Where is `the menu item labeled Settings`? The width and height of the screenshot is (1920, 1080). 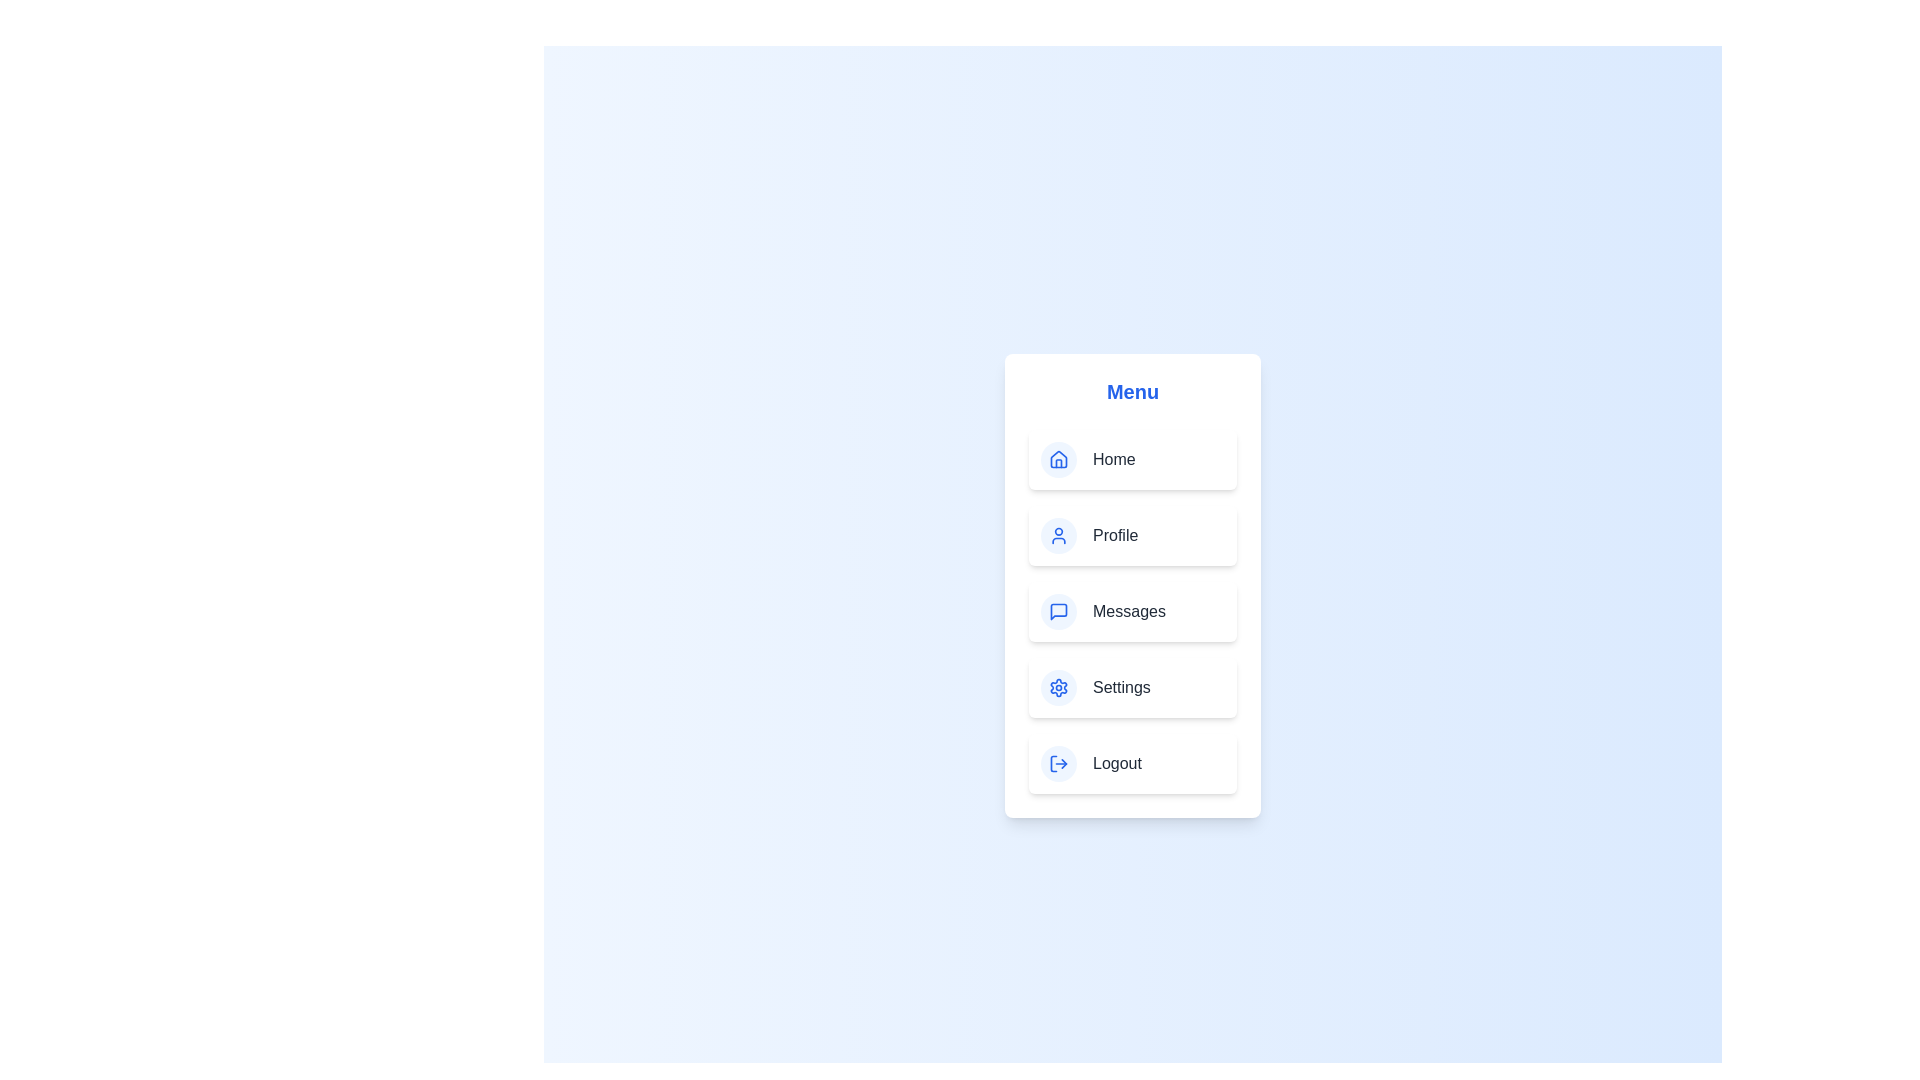 the menu item labeled Settings is located at coordinates (1132, 686).